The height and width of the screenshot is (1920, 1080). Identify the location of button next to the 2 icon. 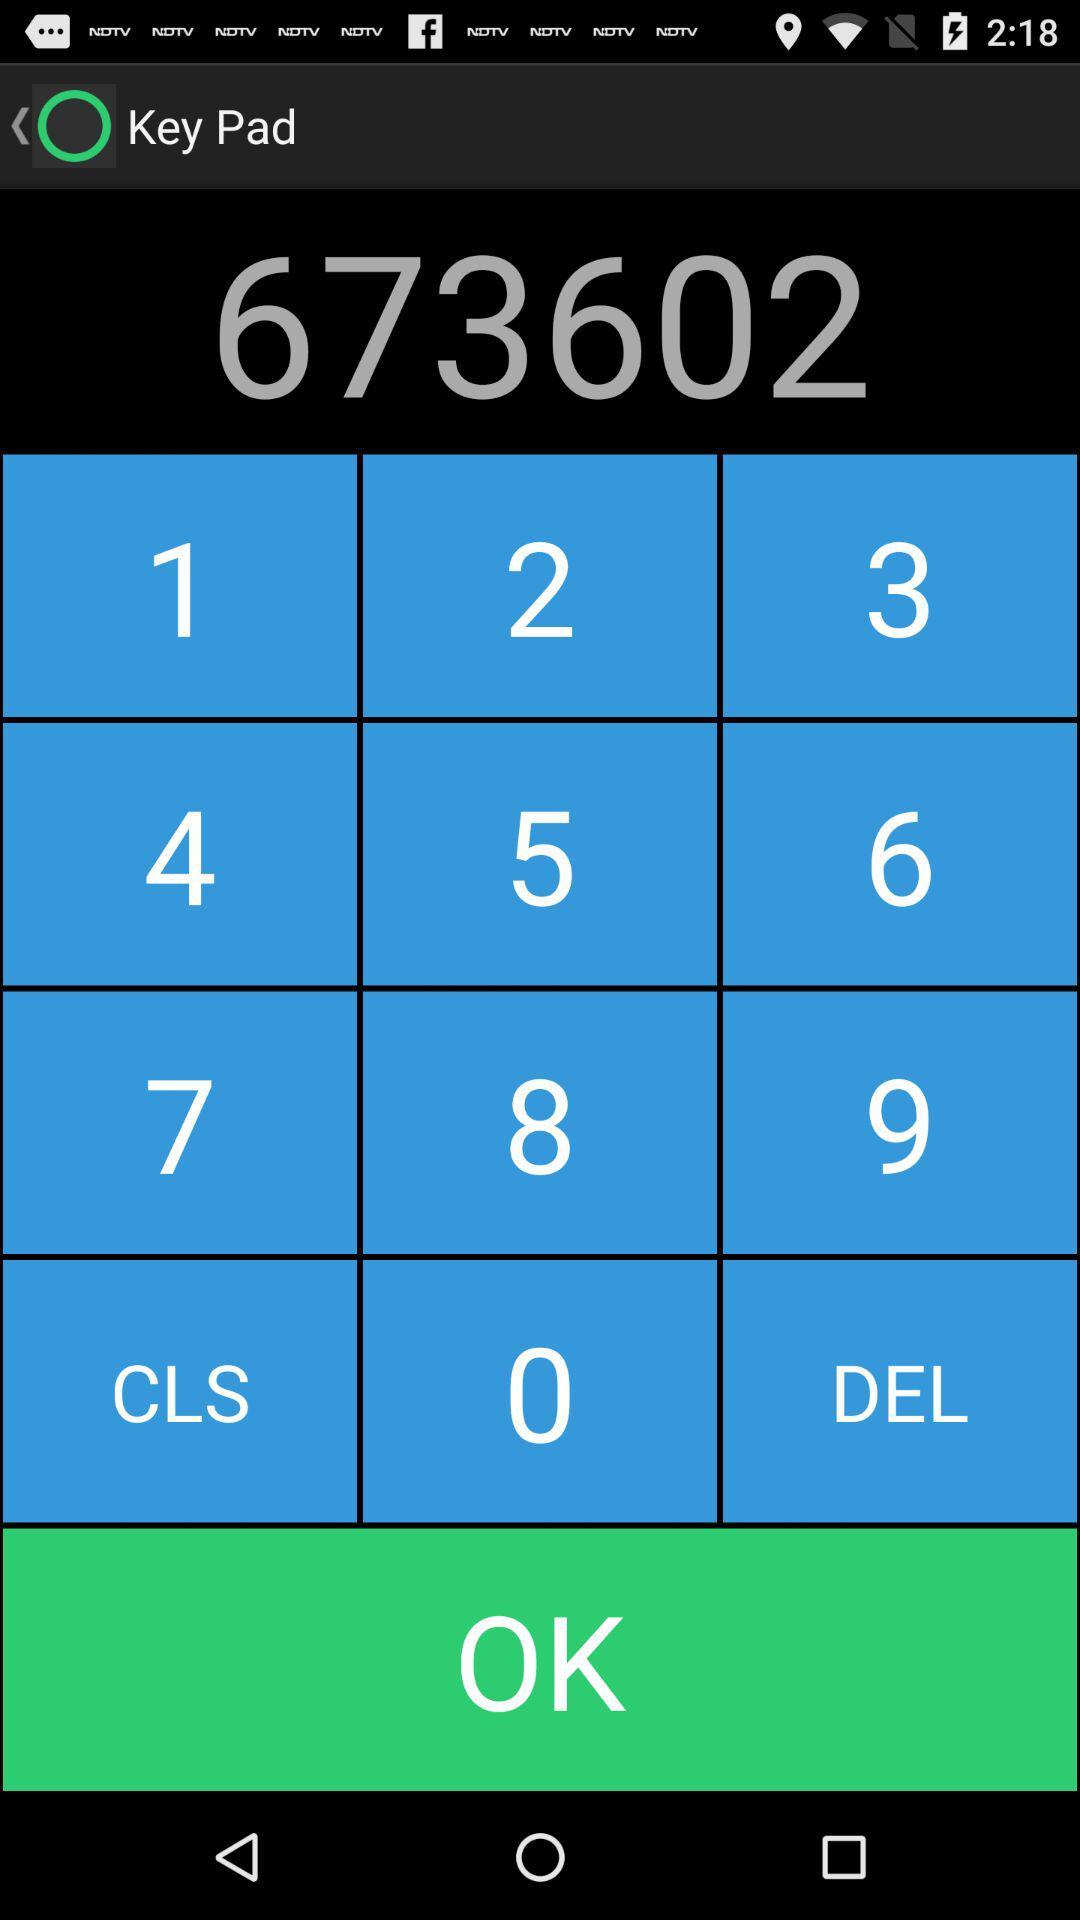
(898, 854).